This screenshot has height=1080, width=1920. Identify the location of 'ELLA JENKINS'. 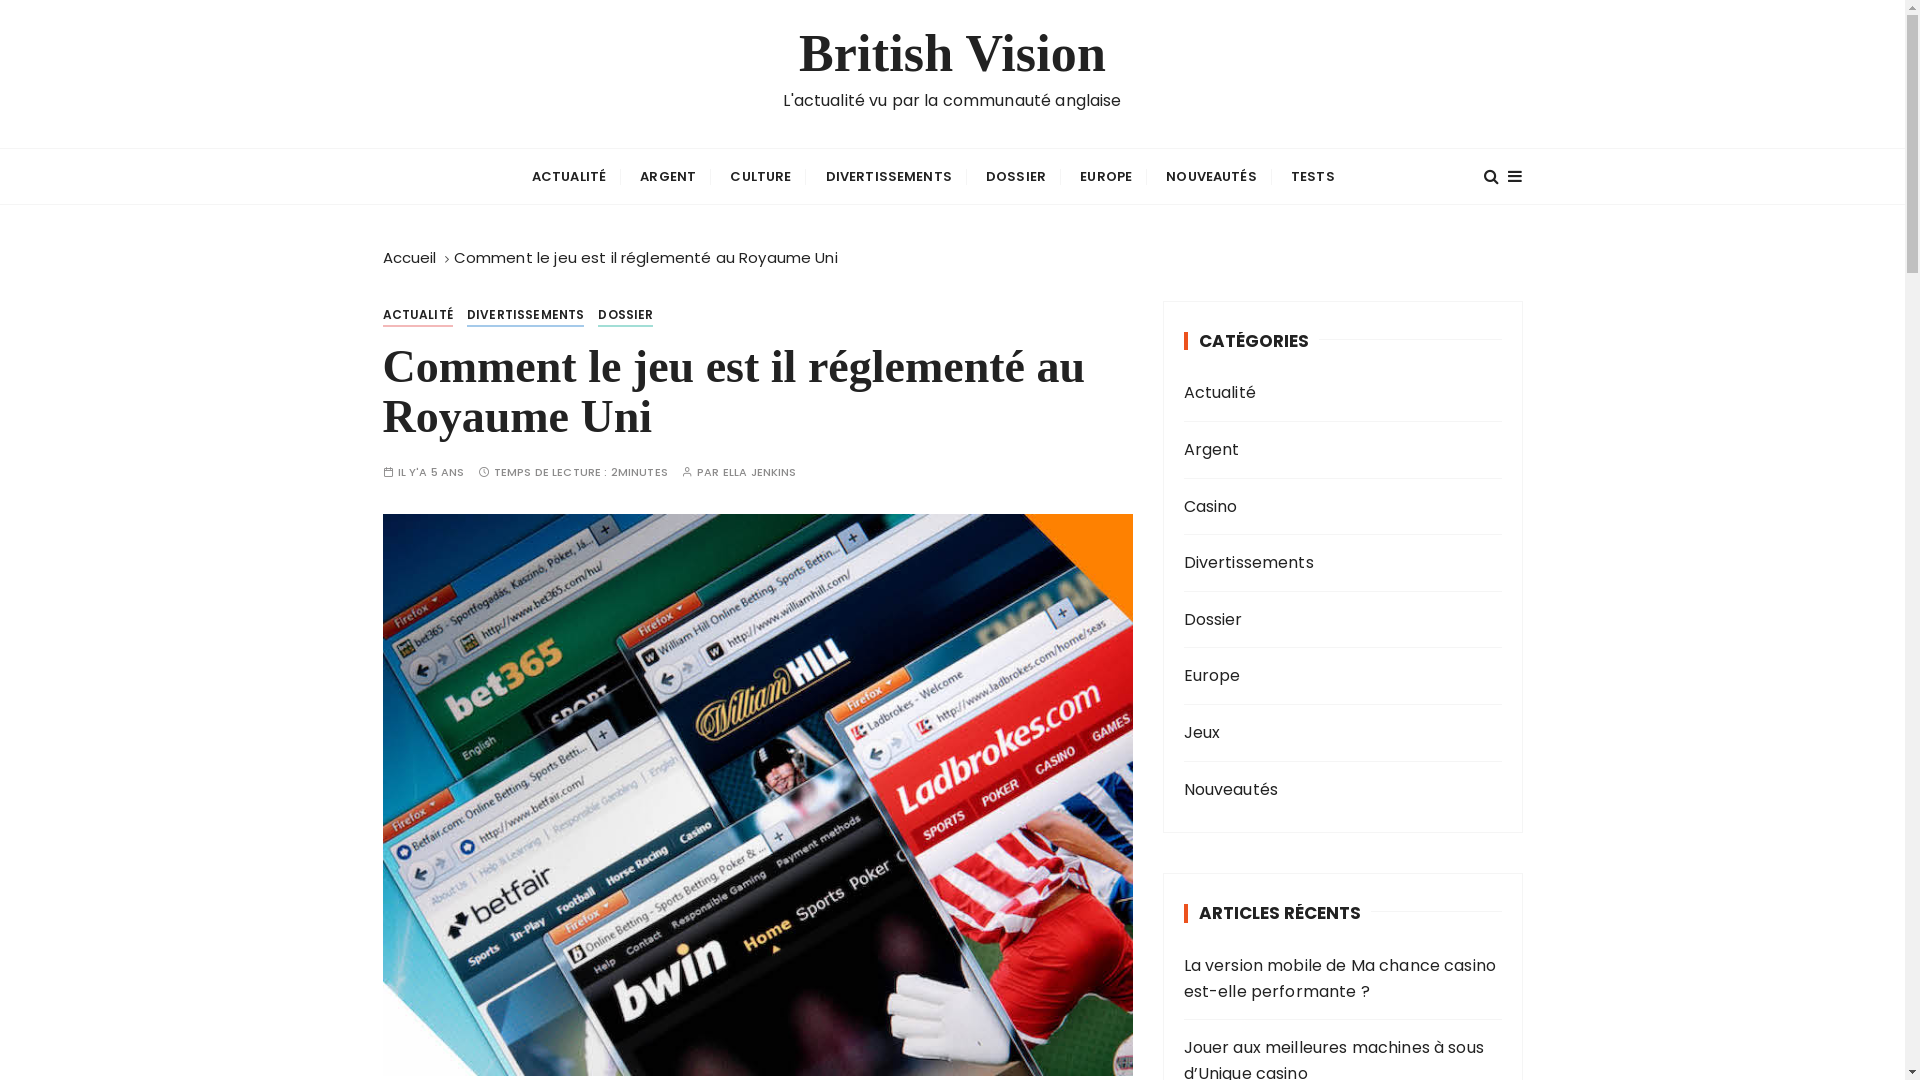
(758, 472).